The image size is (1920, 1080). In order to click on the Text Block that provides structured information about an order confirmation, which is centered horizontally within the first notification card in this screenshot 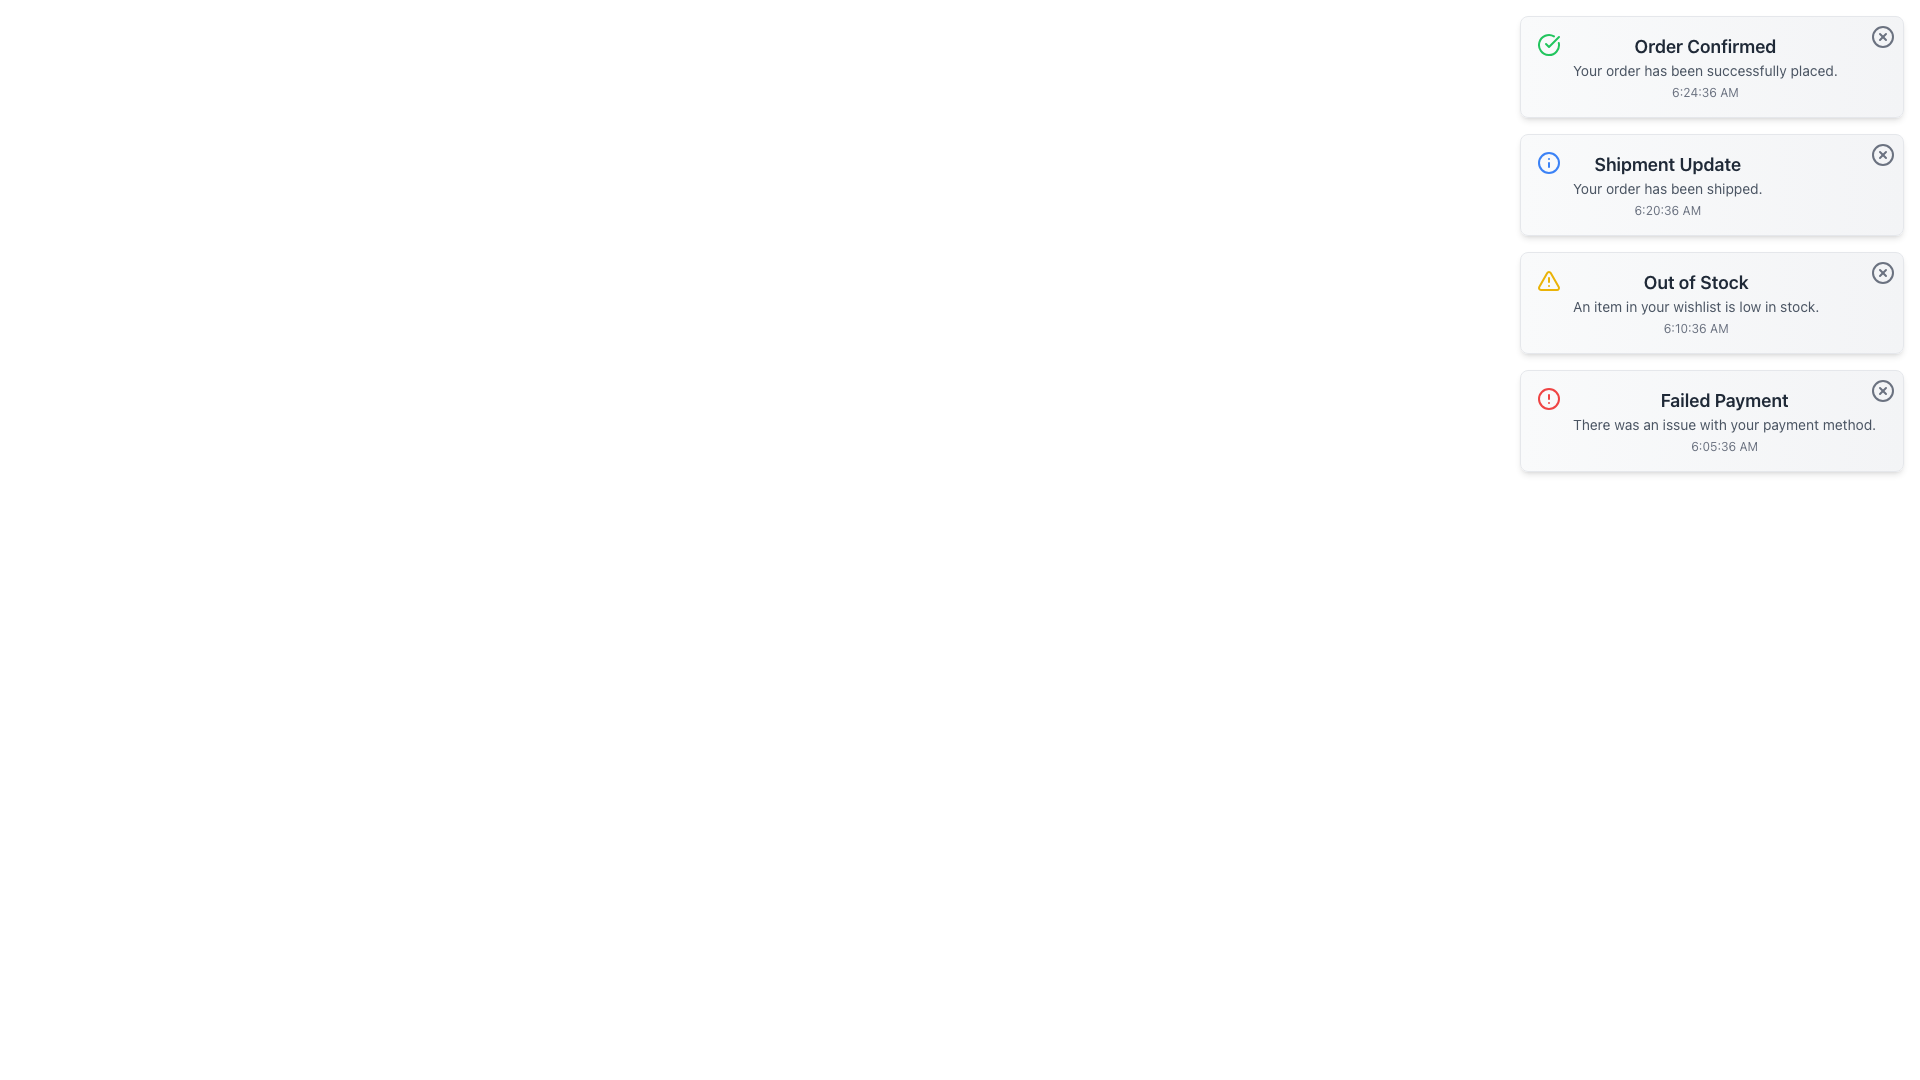, I will do `click(1704, 65)`.